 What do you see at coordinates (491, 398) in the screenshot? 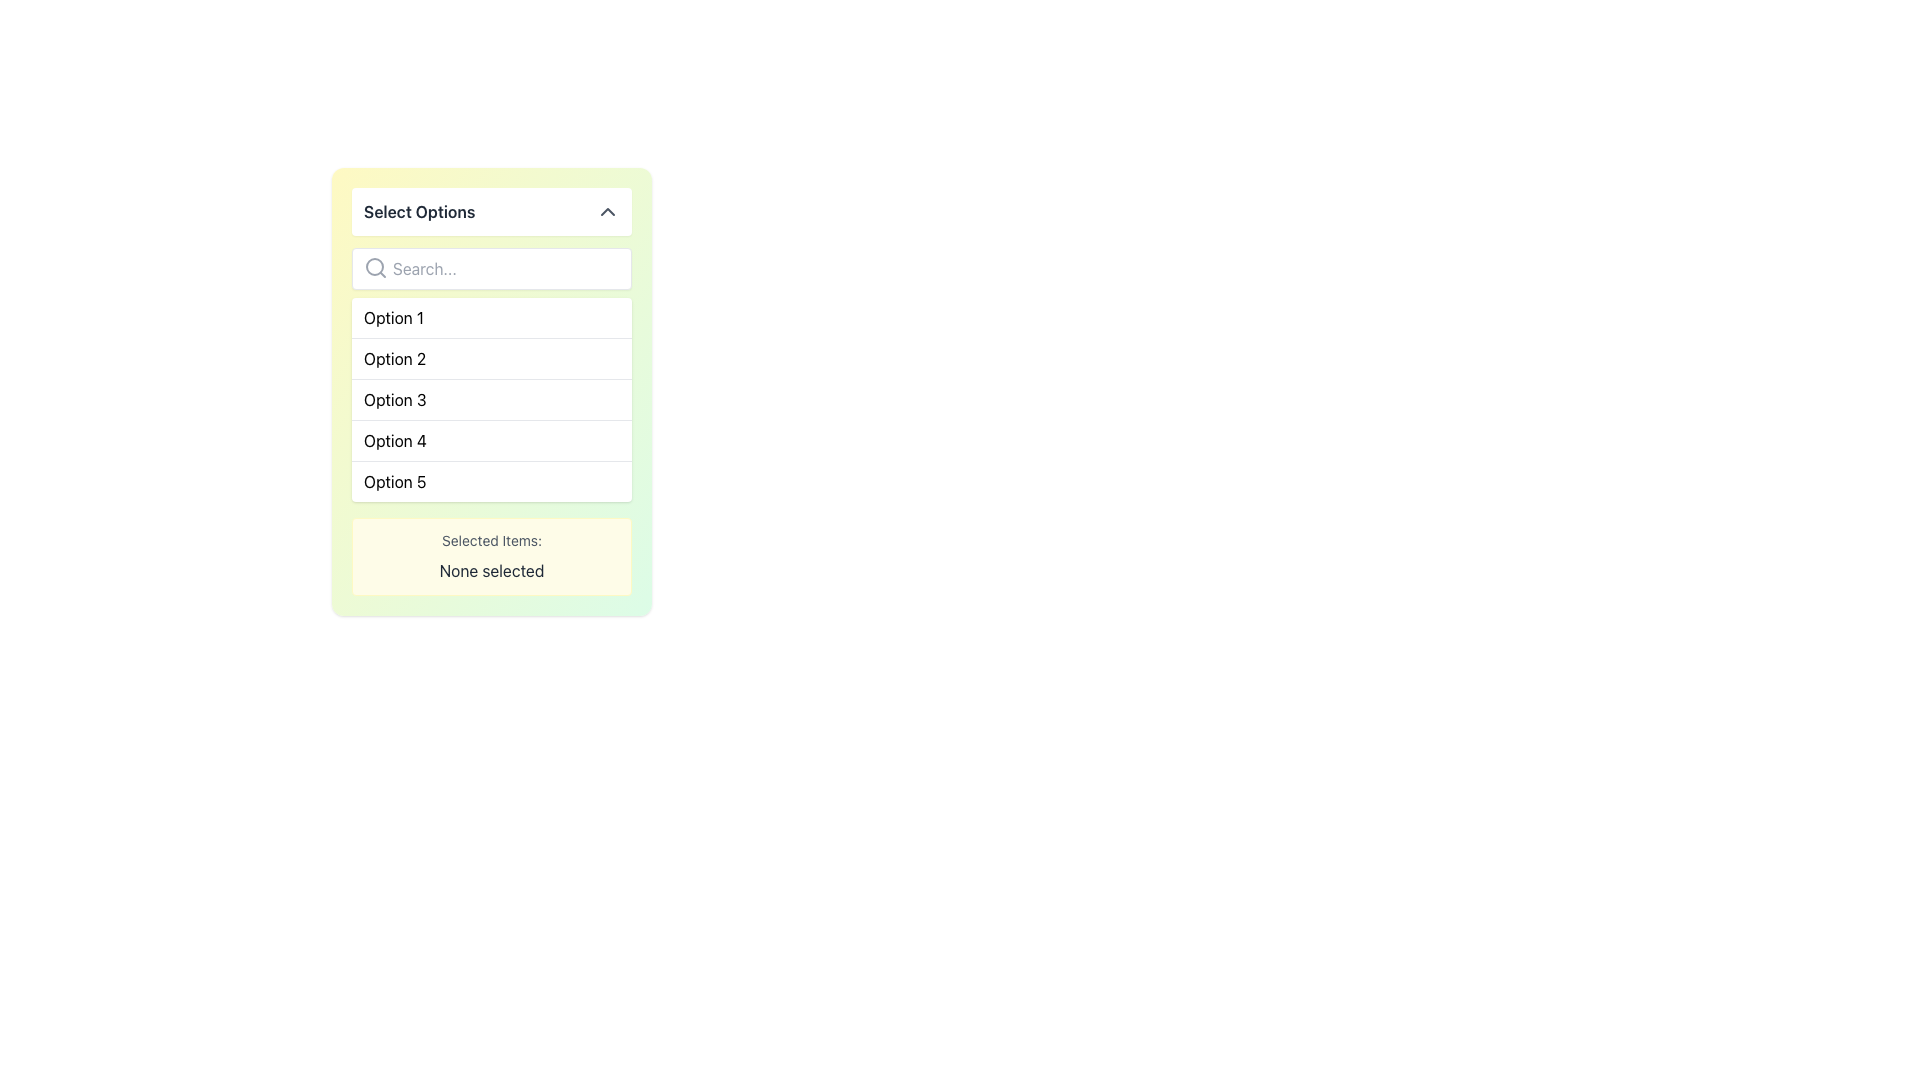
I see `to select the list item labeled 'Option 3', which is the third item in a vertically aligned list of options` at bounding box center [491, 398].